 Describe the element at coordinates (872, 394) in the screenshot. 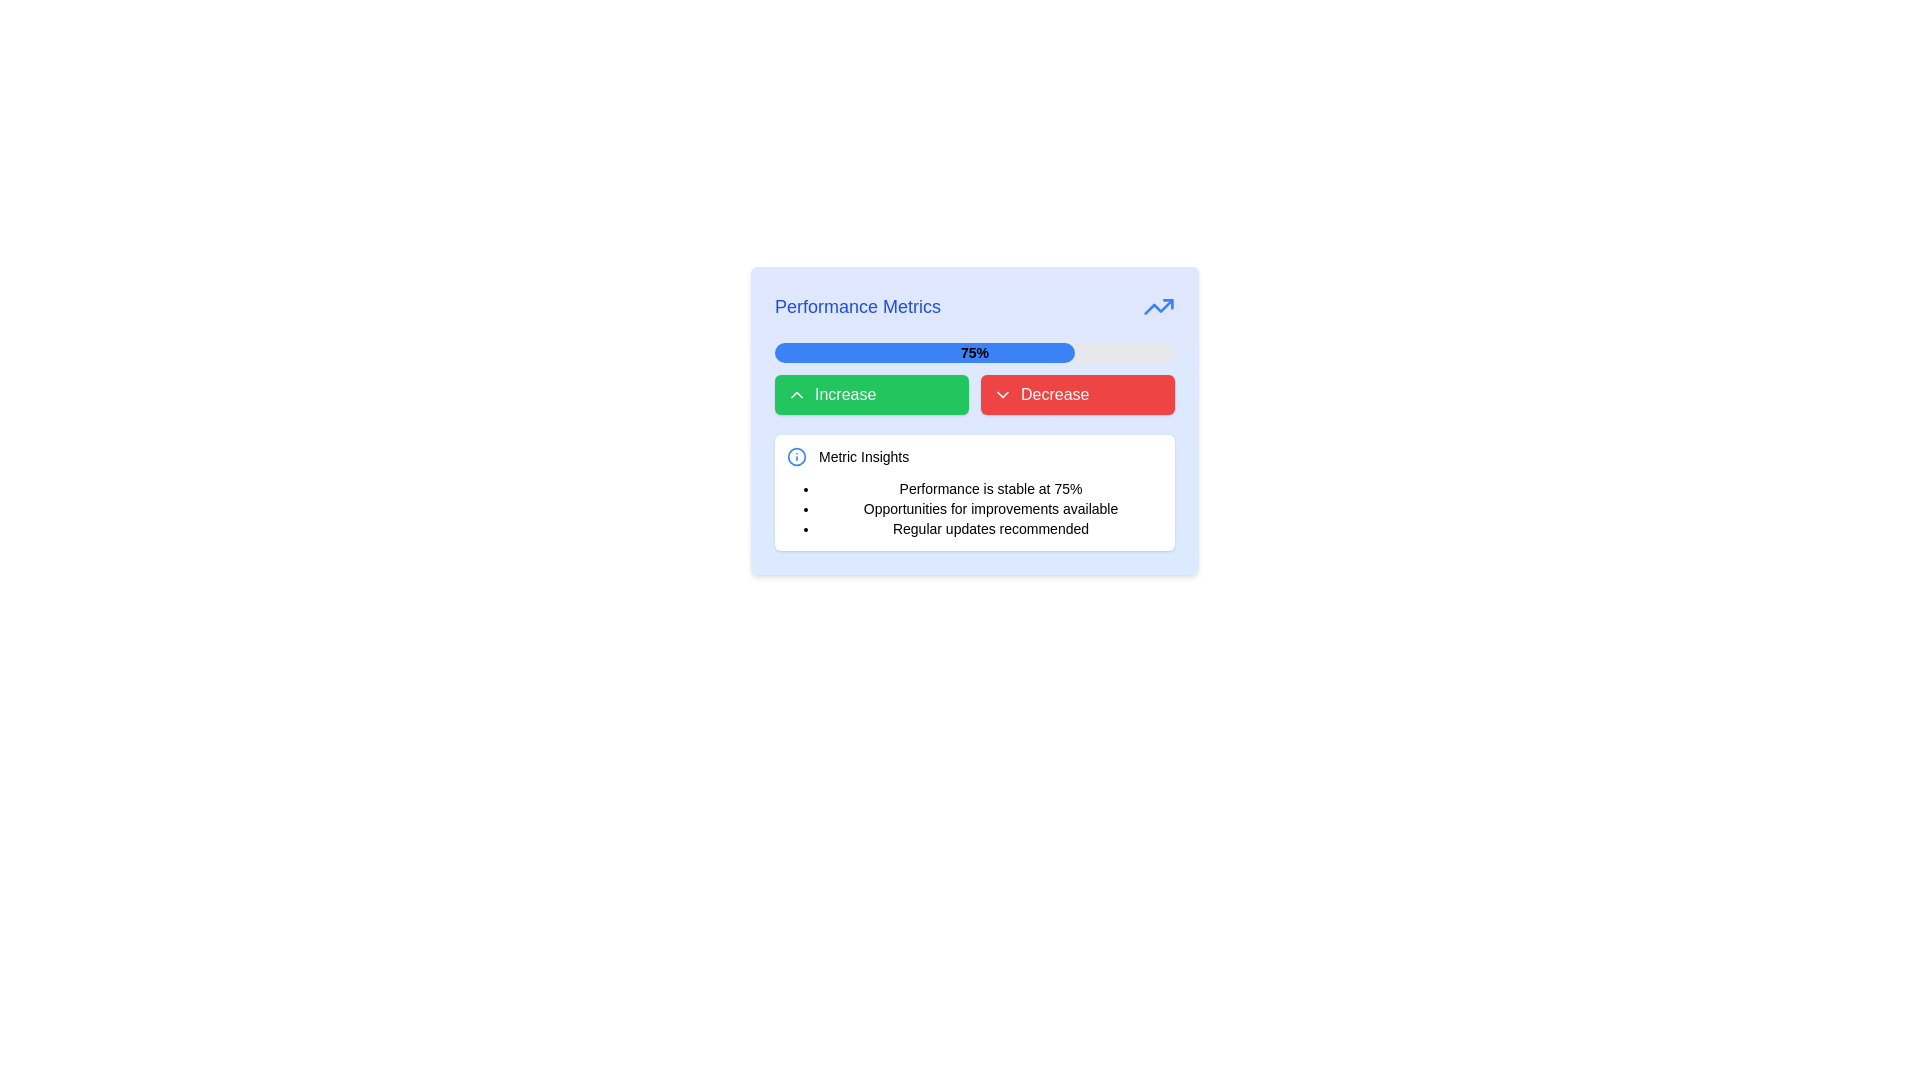

I see `the first button on the left in the grid layout, located below the progress bar and above the 'Metric Insights' section, to initiate the increase action` at that location.